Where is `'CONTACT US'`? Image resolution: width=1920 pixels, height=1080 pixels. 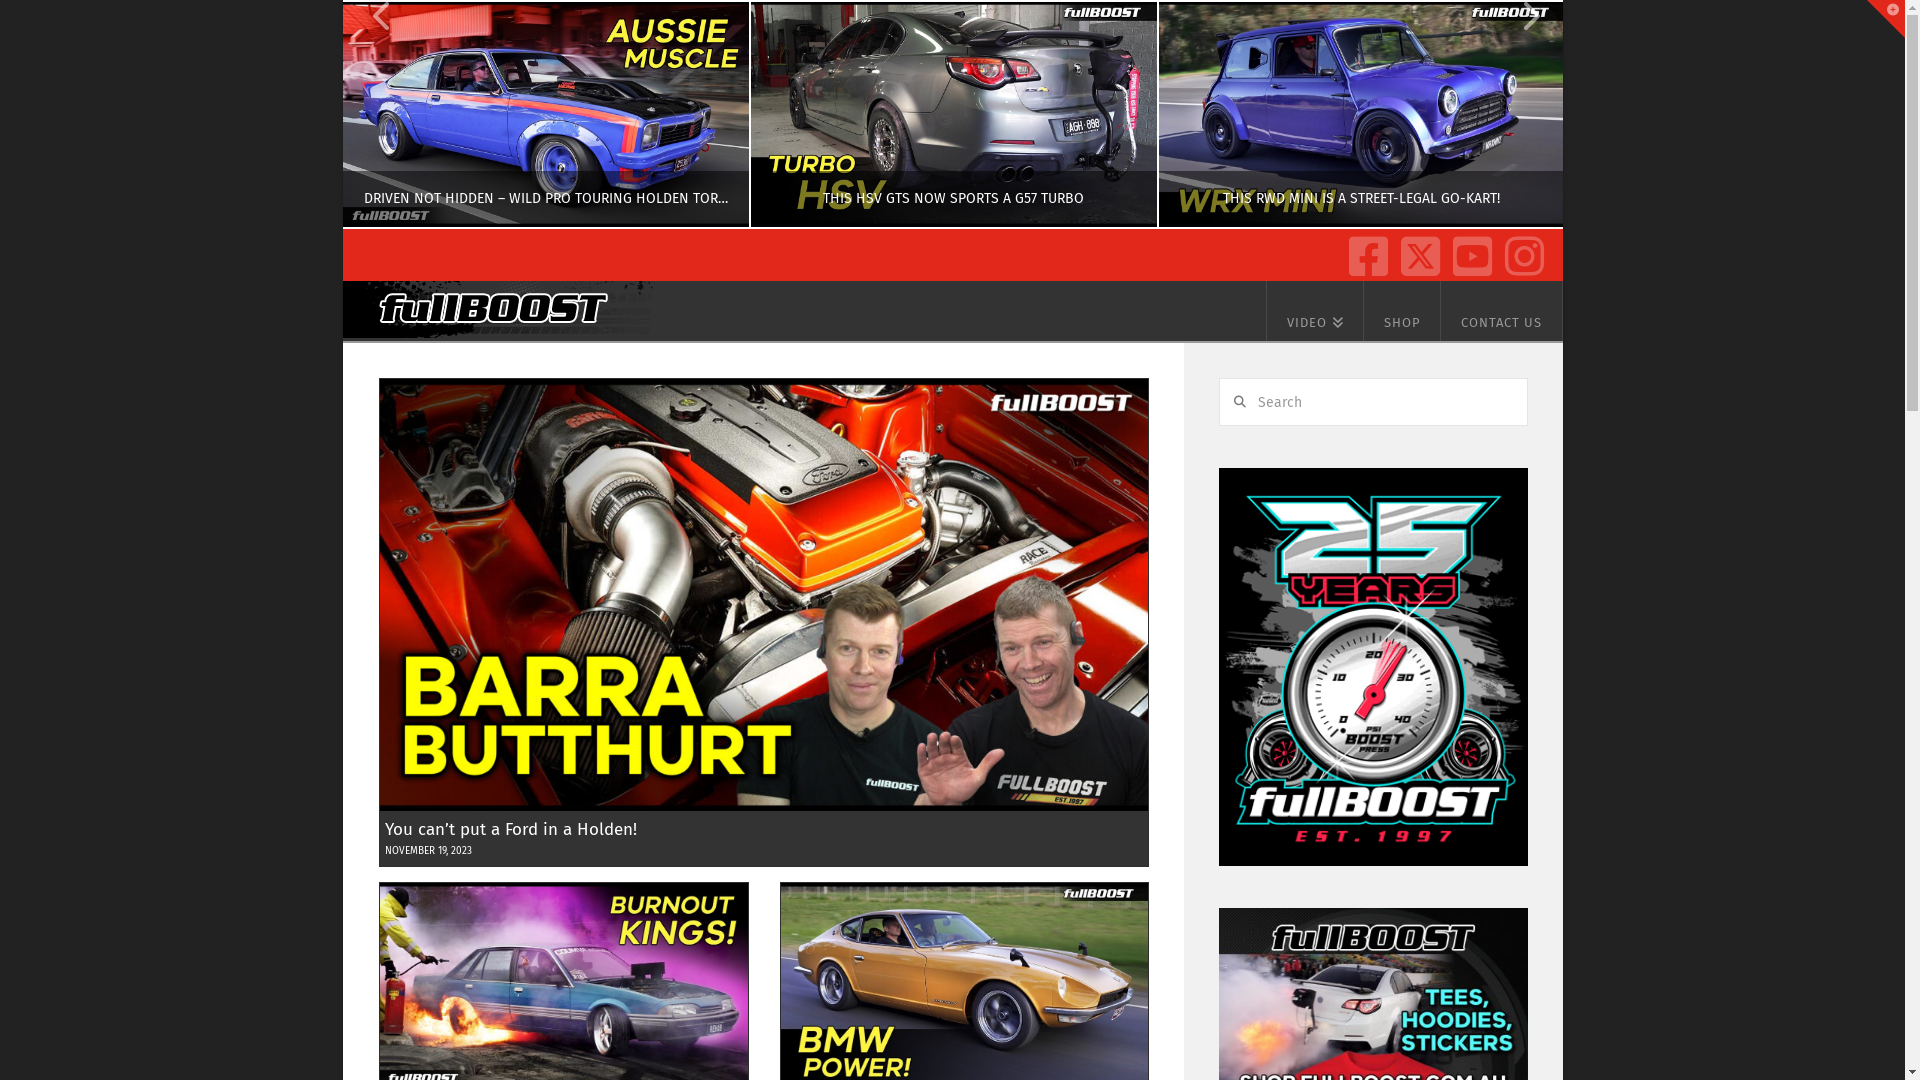
'CONTACT US' is located at coordinates (1502, 311).